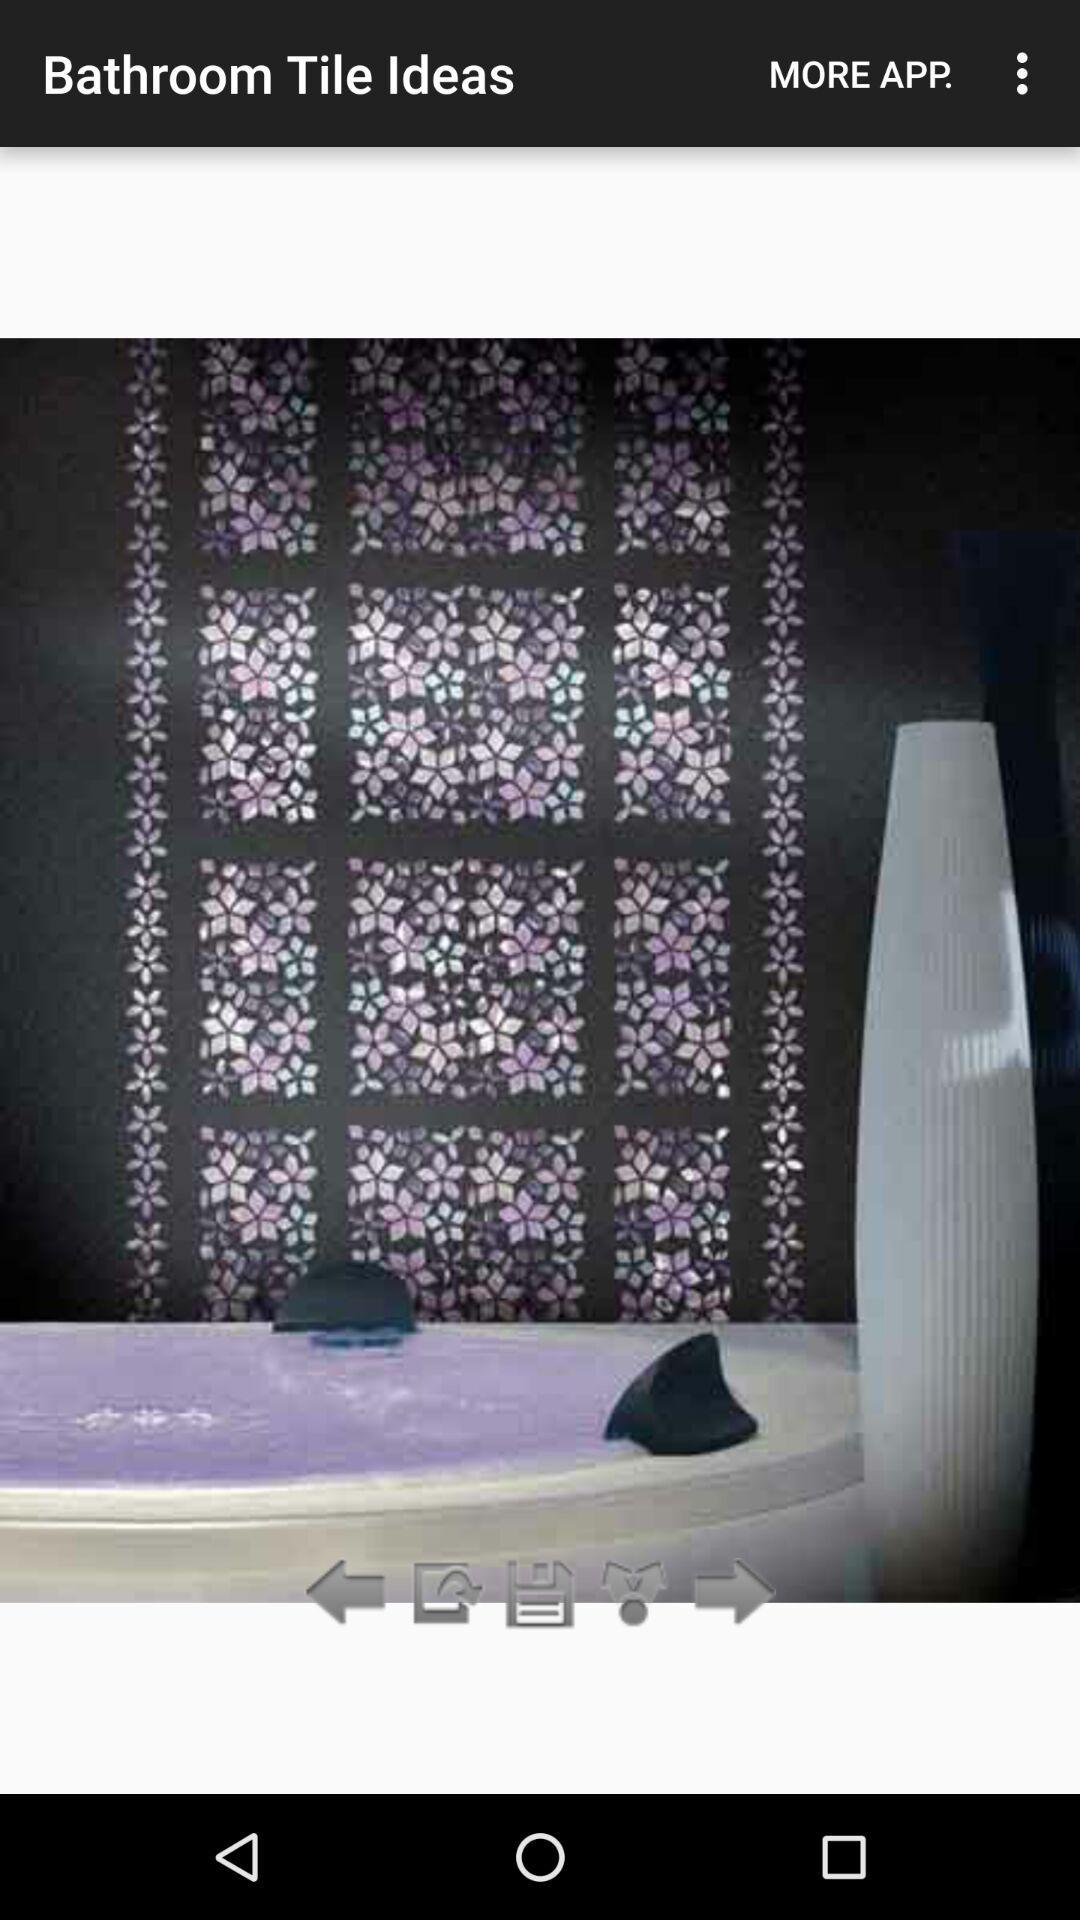 The height and width of the screenshot is (1920, 1080). I want to click on share, so click(634, 1593).